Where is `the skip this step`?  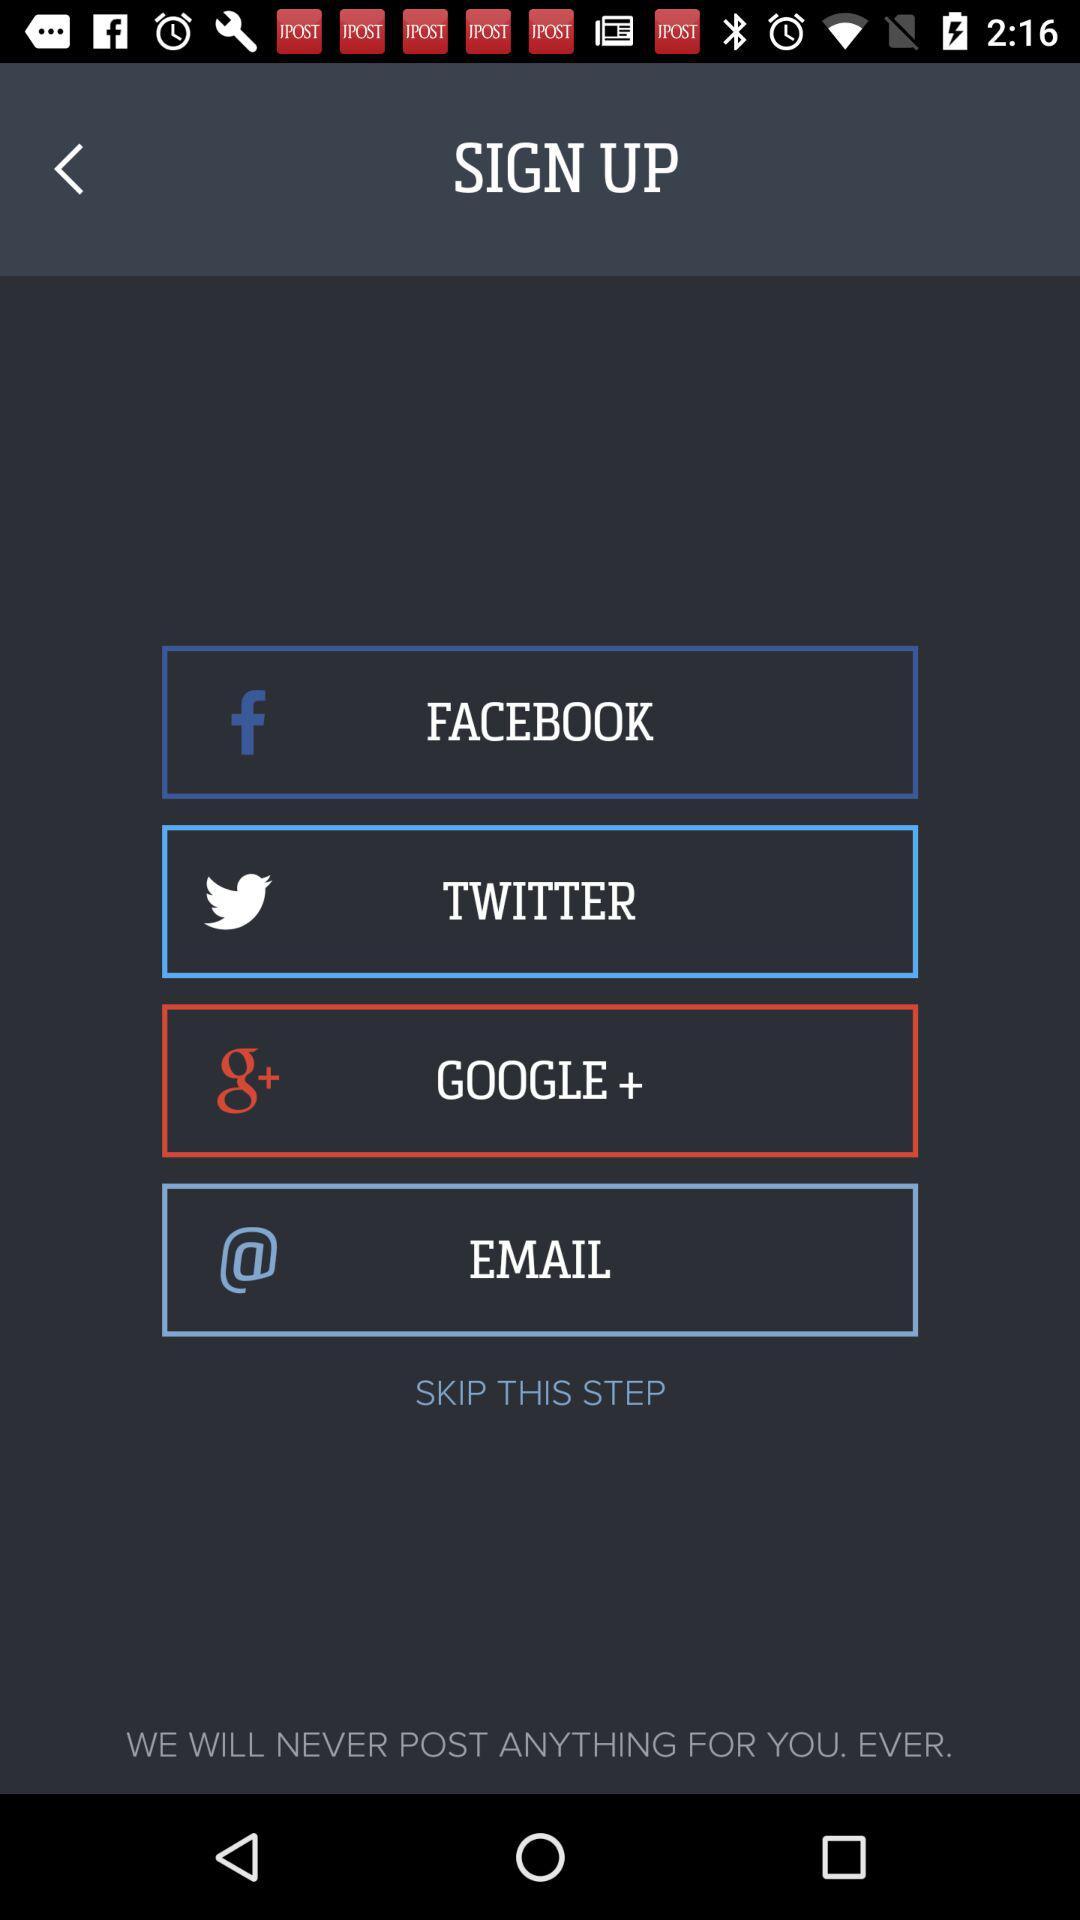
the skip this step is located at coordinates (540, 1392).